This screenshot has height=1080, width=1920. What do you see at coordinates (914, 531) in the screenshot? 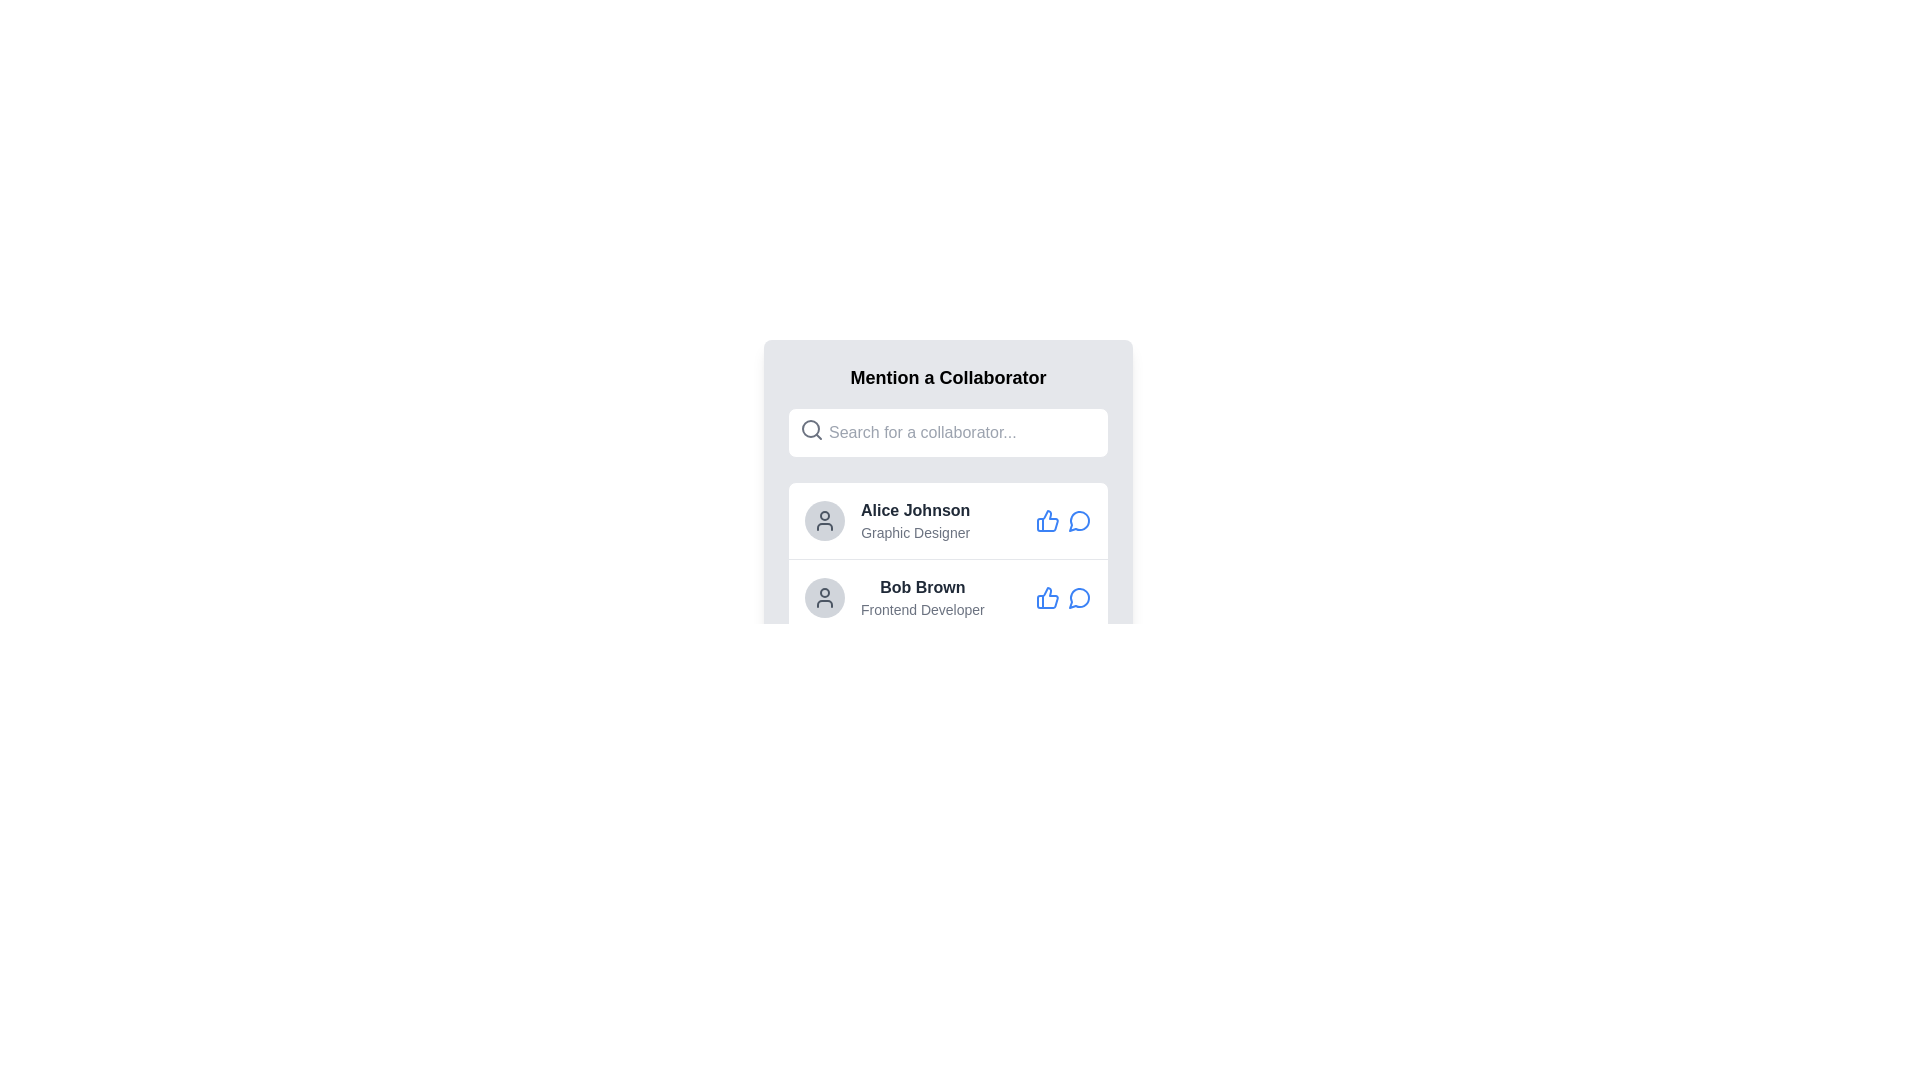
I see `text label that describes the role or occupation of the person listed, located directly below the name 'Alice Johnson' in the vertical list of collaborators within the centered modal` at bounding box center [914, 531].